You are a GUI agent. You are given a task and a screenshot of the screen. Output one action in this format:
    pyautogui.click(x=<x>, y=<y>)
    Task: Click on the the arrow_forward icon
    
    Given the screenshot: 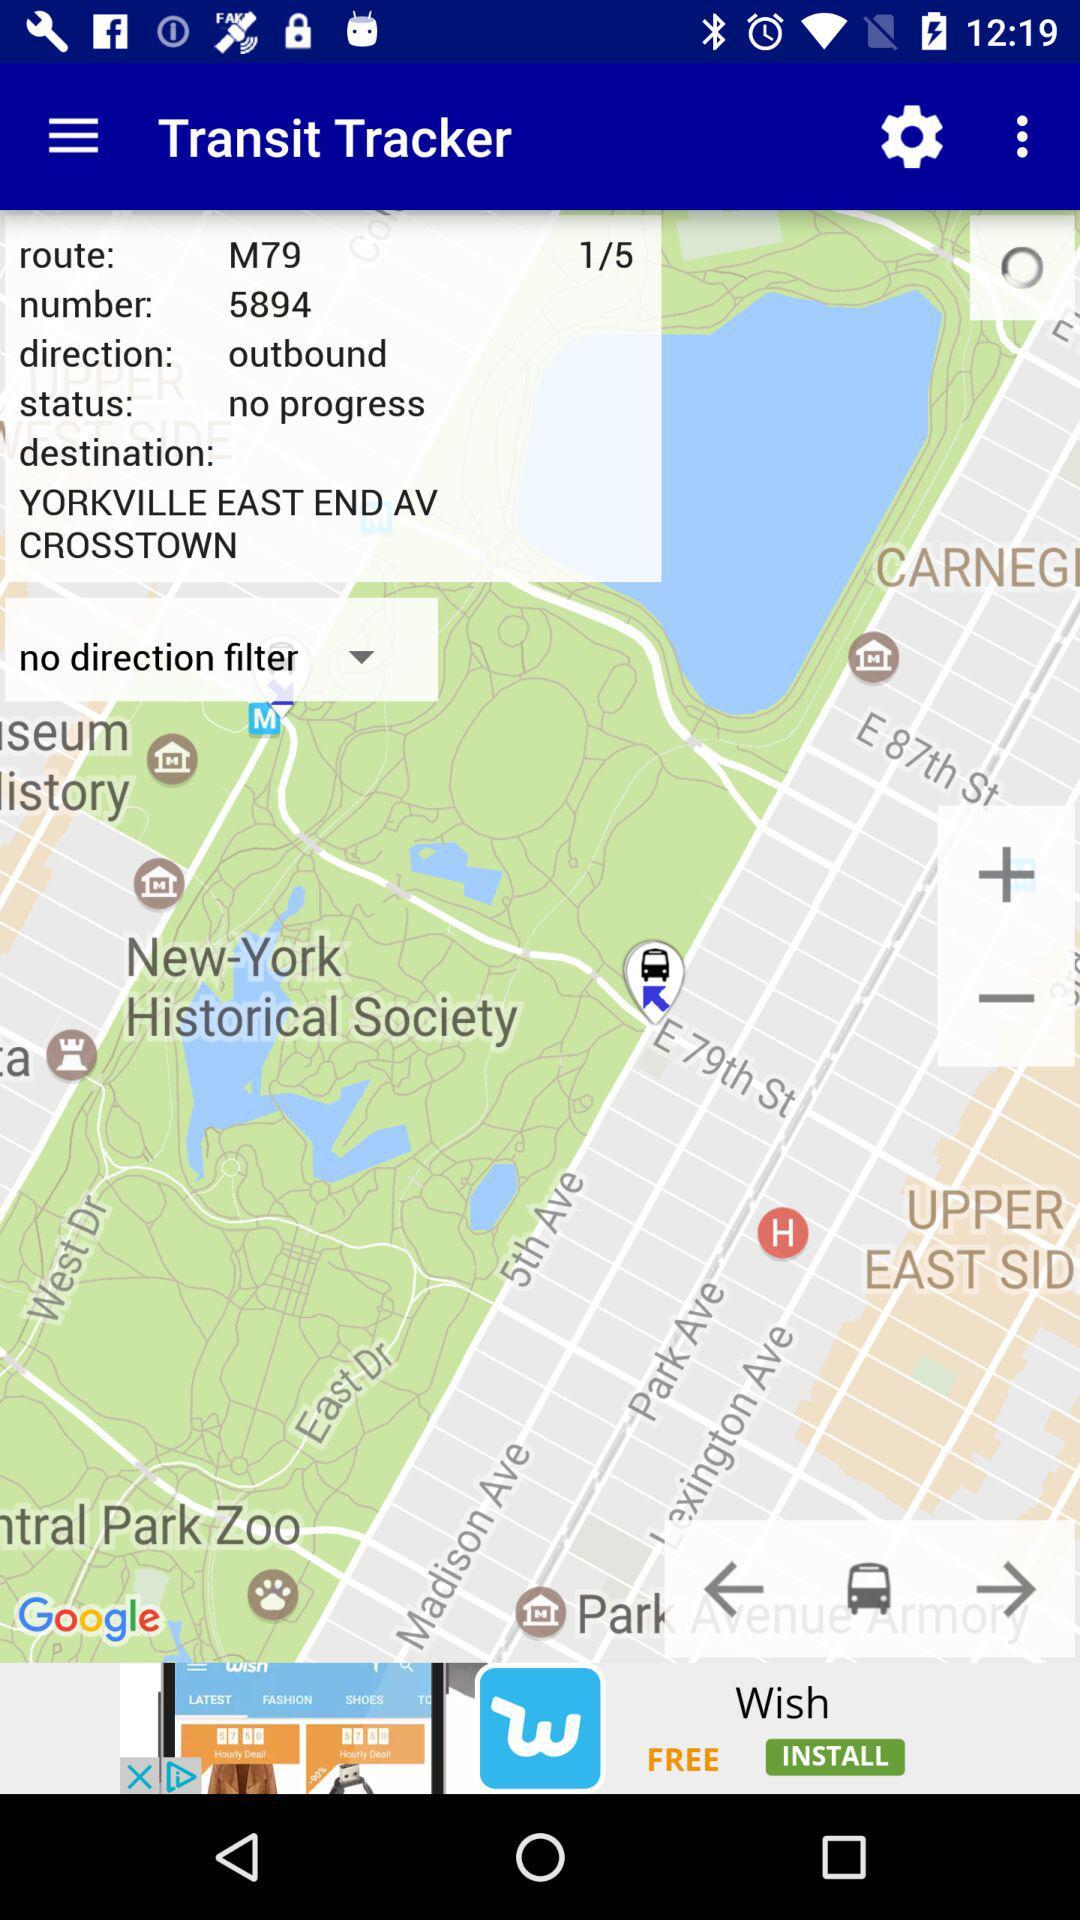 What is the action you would take?
    pyautogui.click(x=1006, y=1587)
    